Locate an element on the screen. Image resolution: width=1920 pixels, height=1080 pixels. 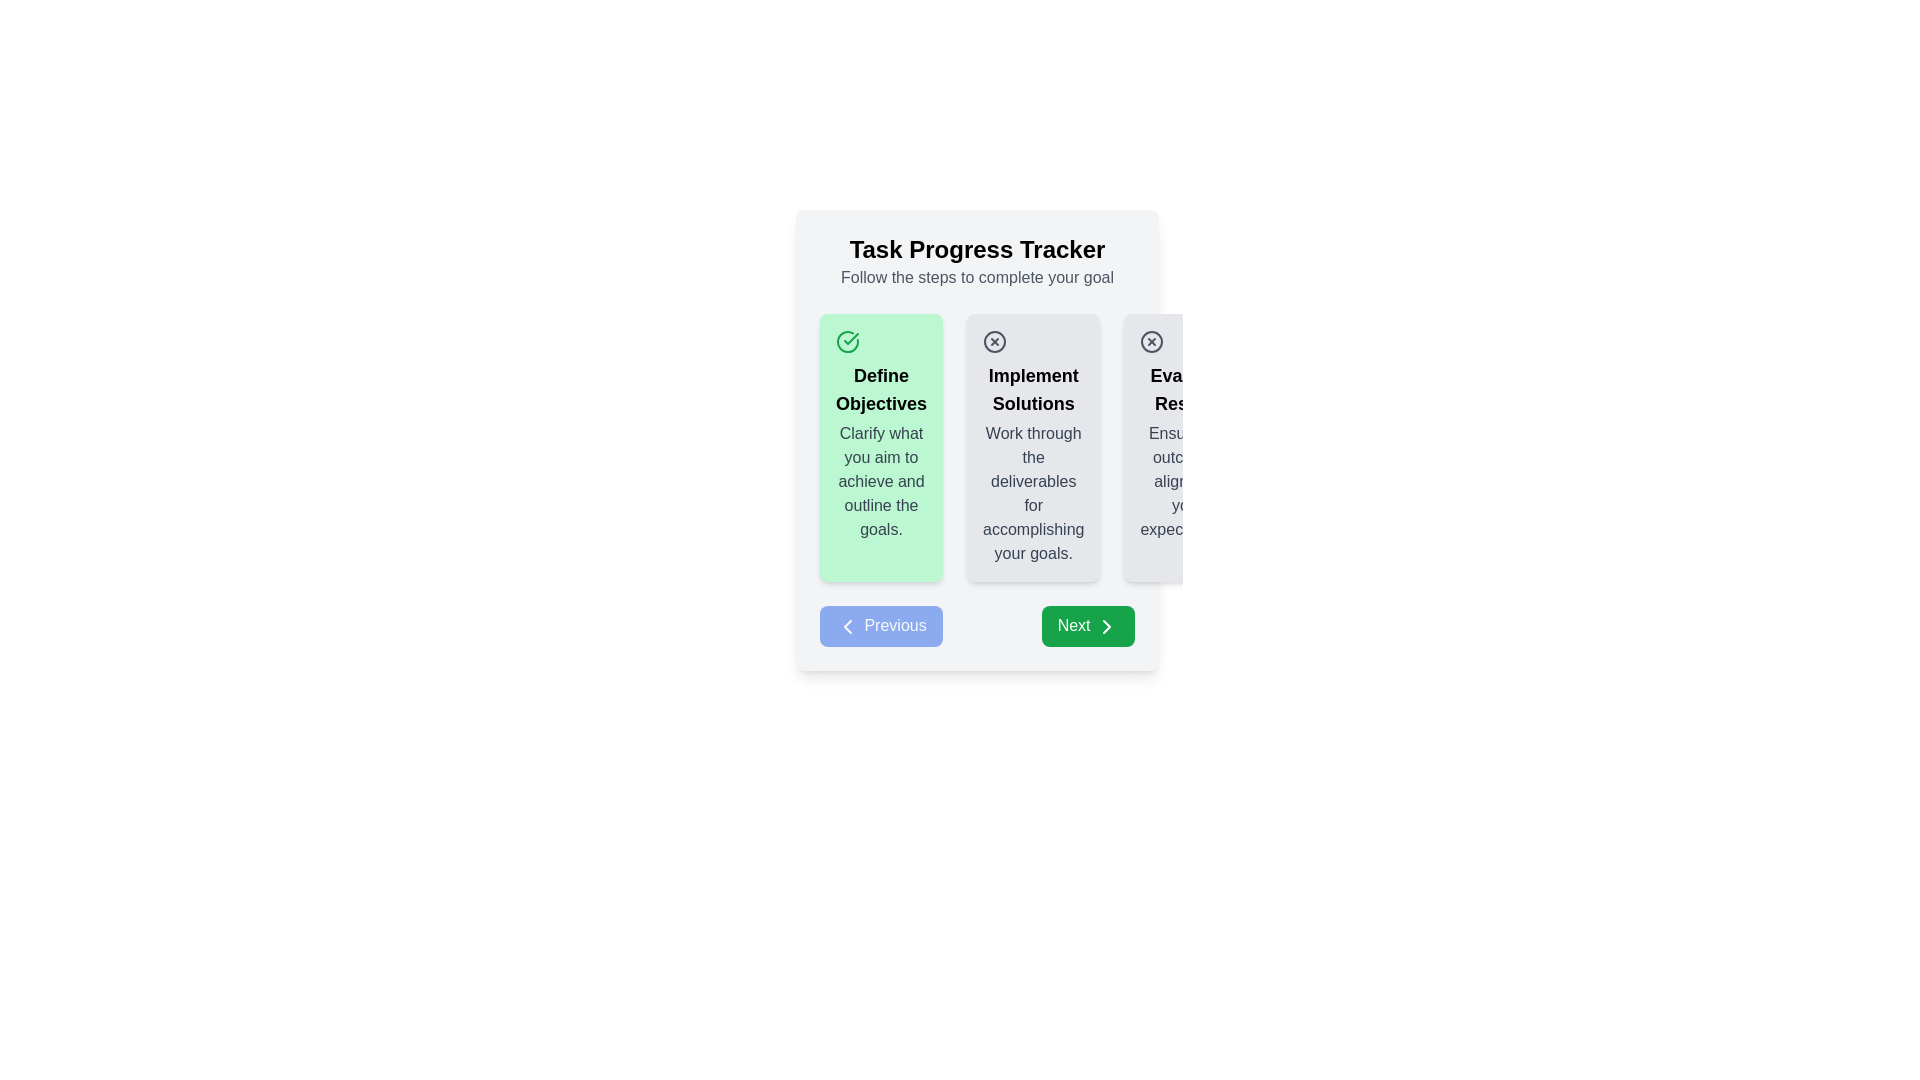
the rejection icon located at the top-left corner of the 'Evaluate Results' card, which symbolizes a rejection or error is located at coordinates (1152, 341).